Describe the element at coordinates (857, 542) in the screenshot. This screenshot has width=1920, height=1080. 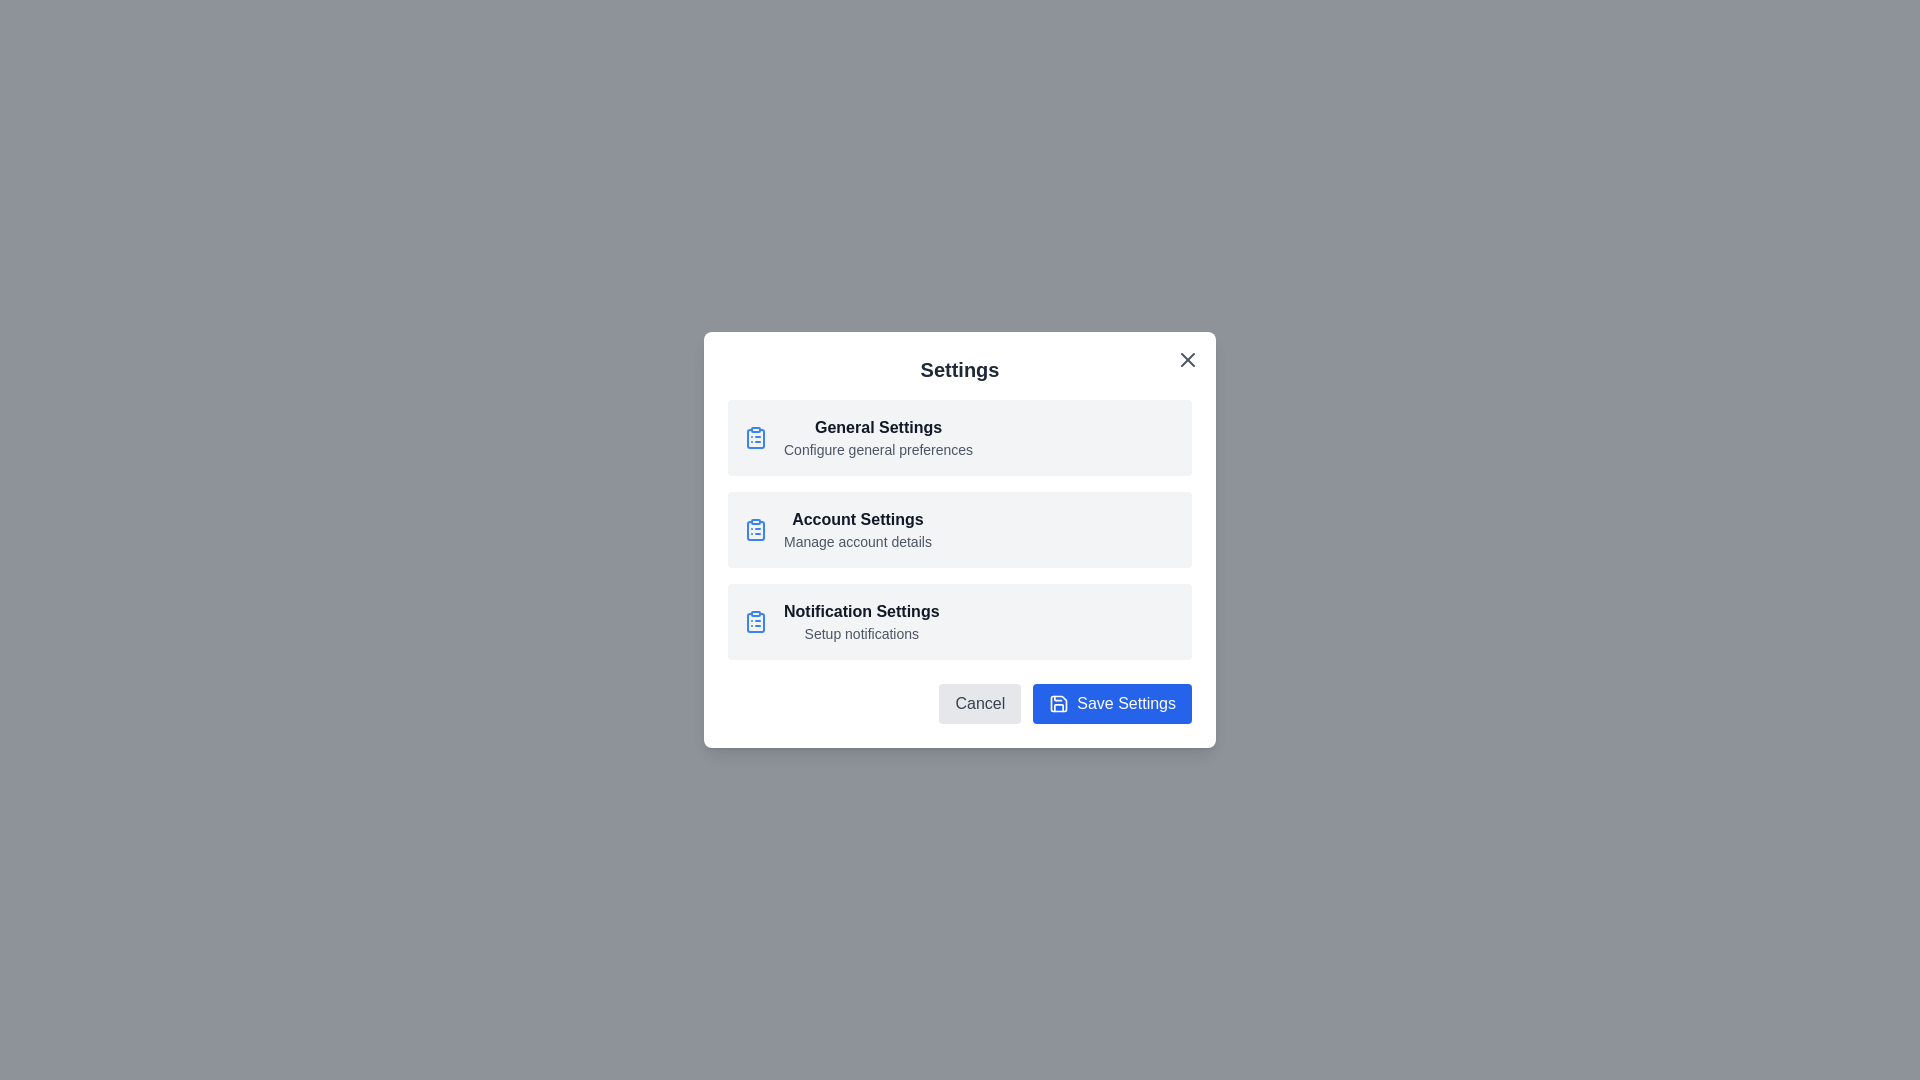
I see `the descriptive text element displaying 'Manage account details', which is styled in light gray and located directly below the 'Account Settings' header` at that location.